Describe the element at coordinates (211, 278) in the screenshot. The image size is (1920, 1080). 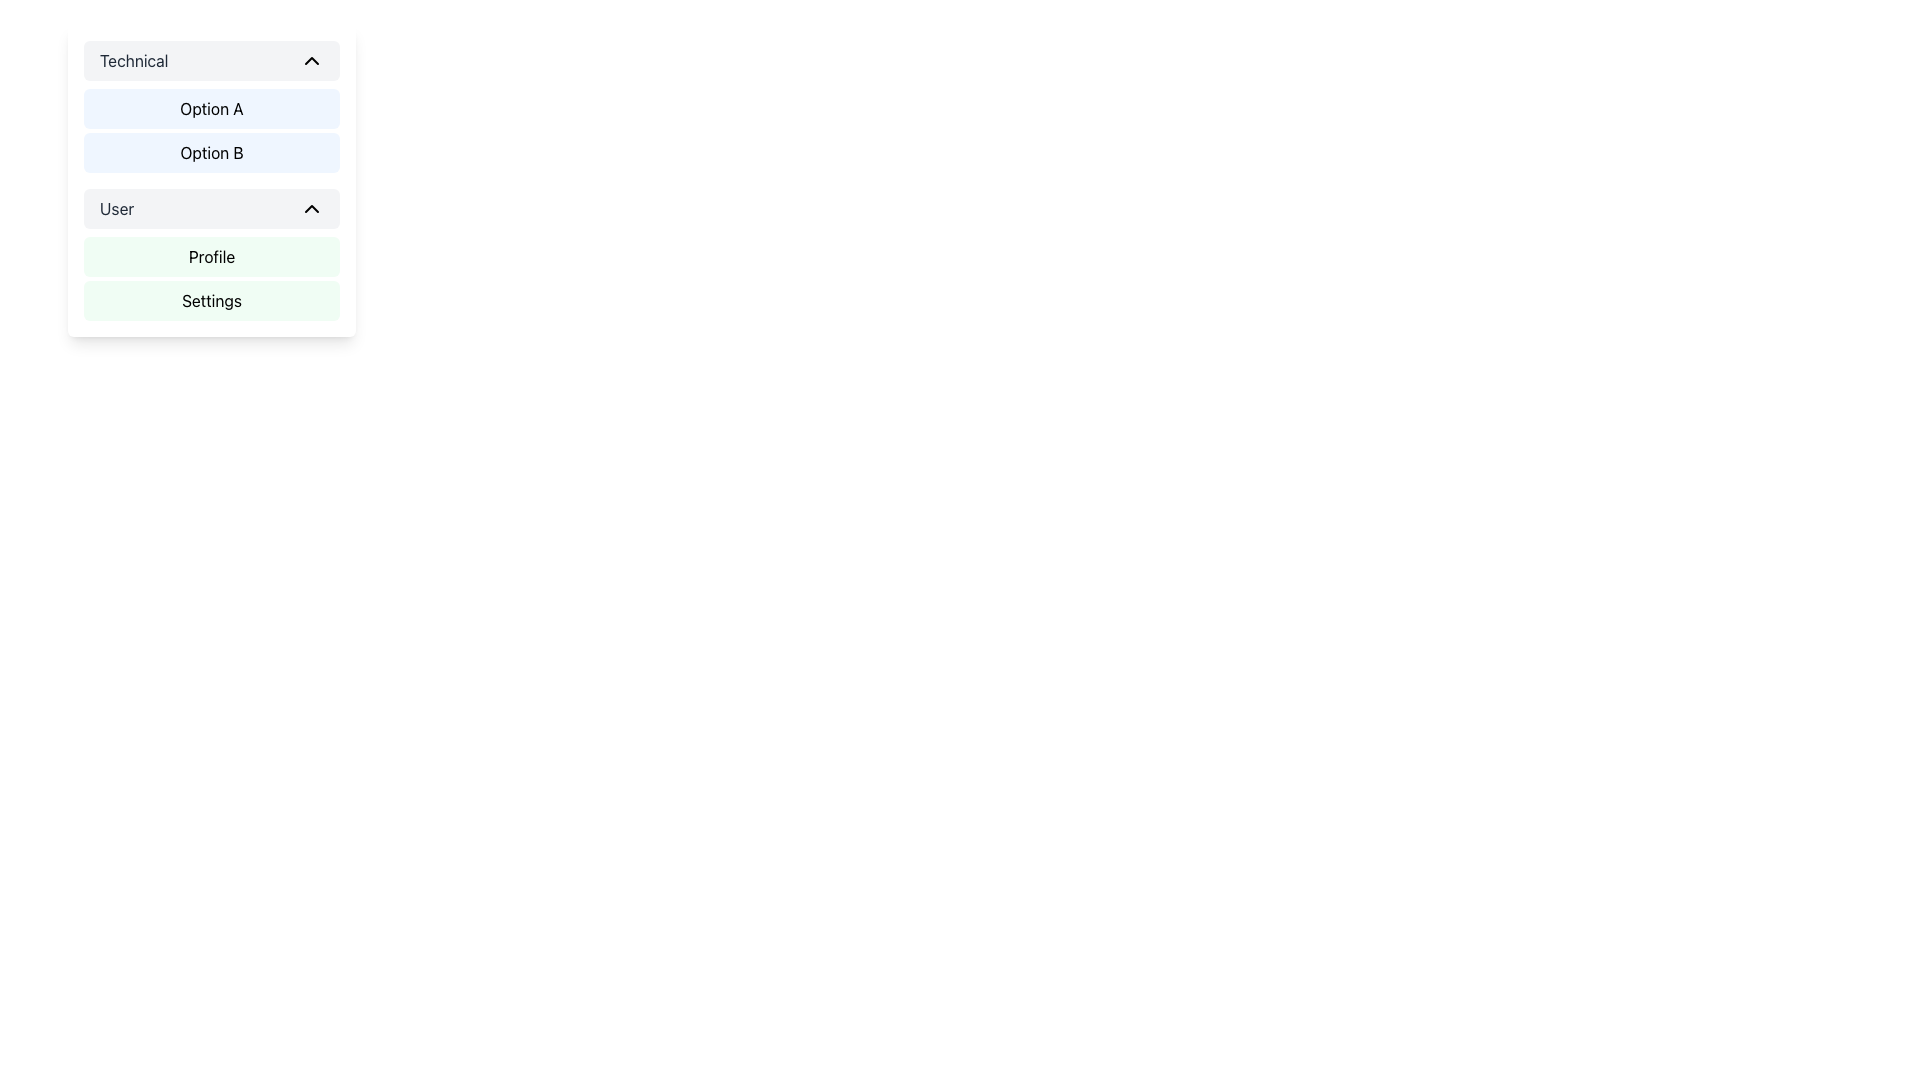
I see `the 'Profile' section of the User menu located under the Technical section` at that location.